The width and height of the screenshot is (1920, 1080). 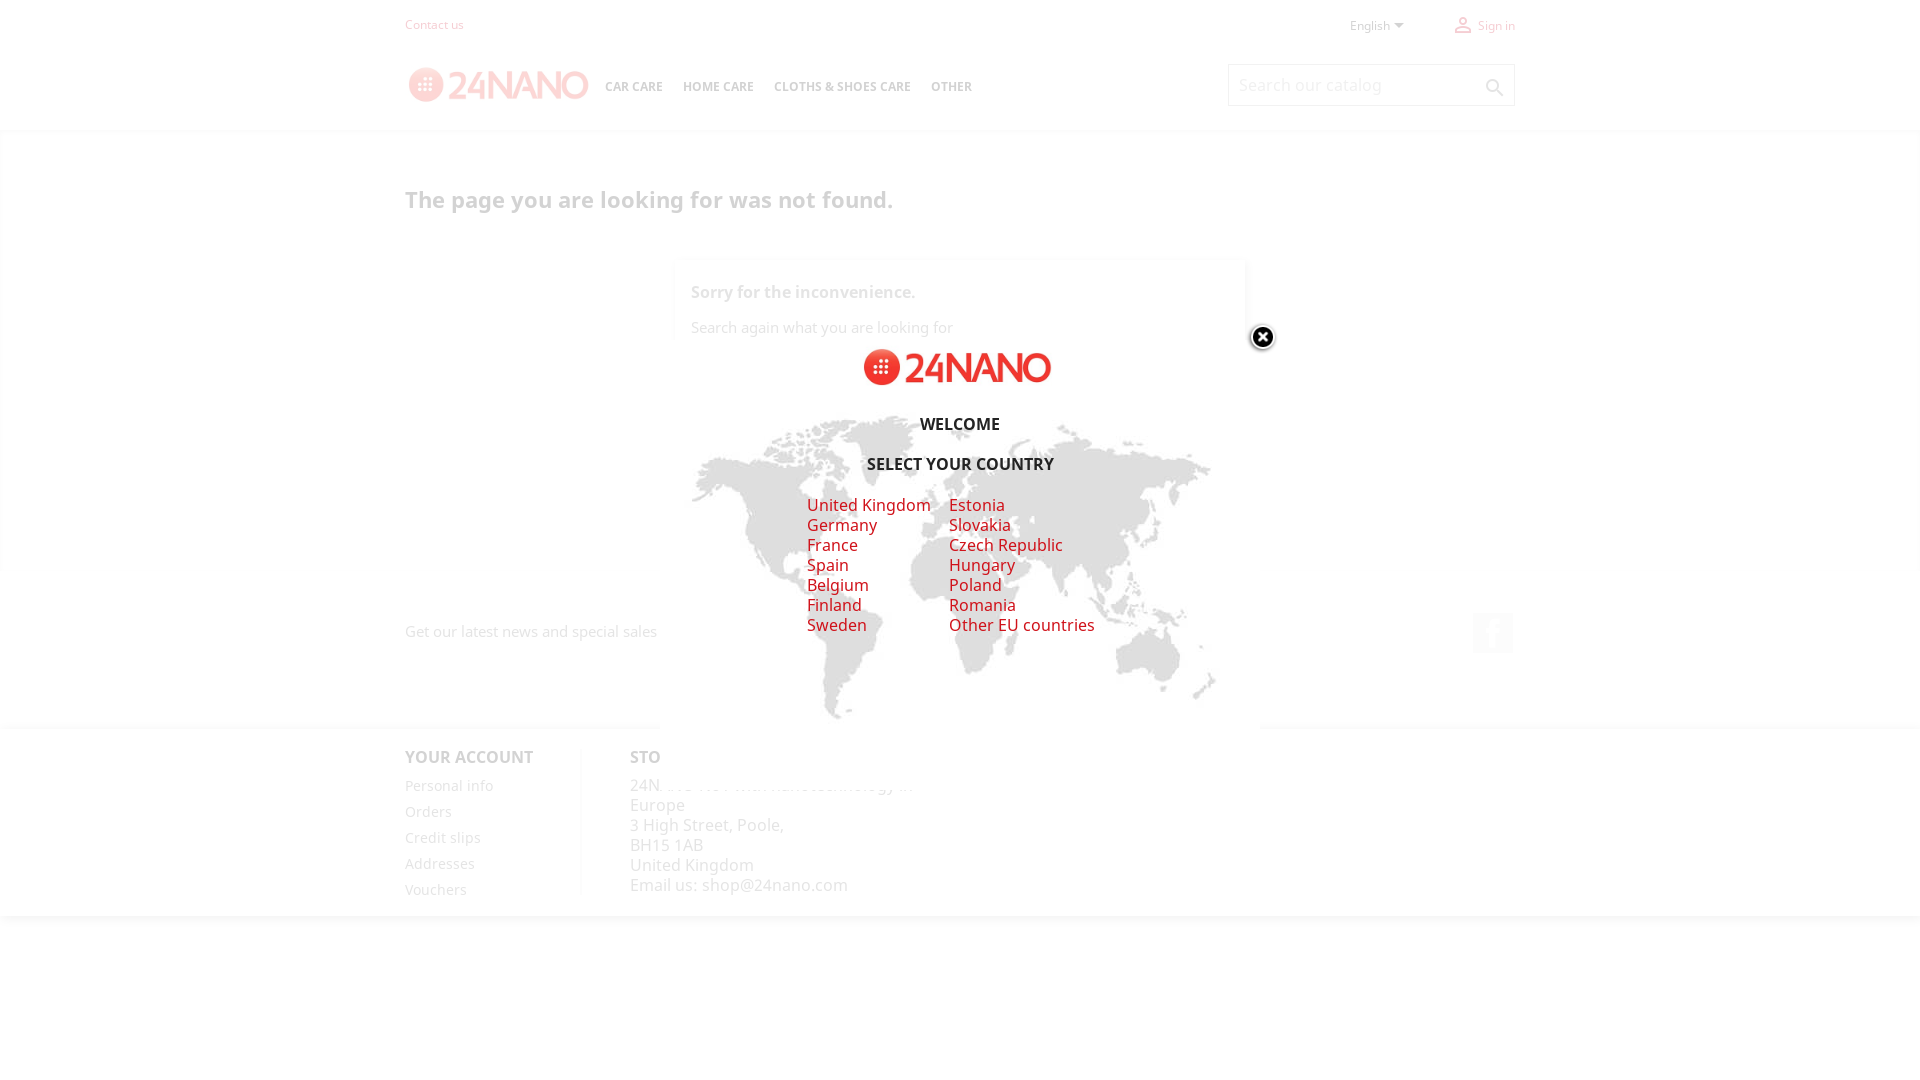 What do you see at coordinates (427, 811) in the screenshot?
I see `'Orders'` at bounding box center [427, 811].